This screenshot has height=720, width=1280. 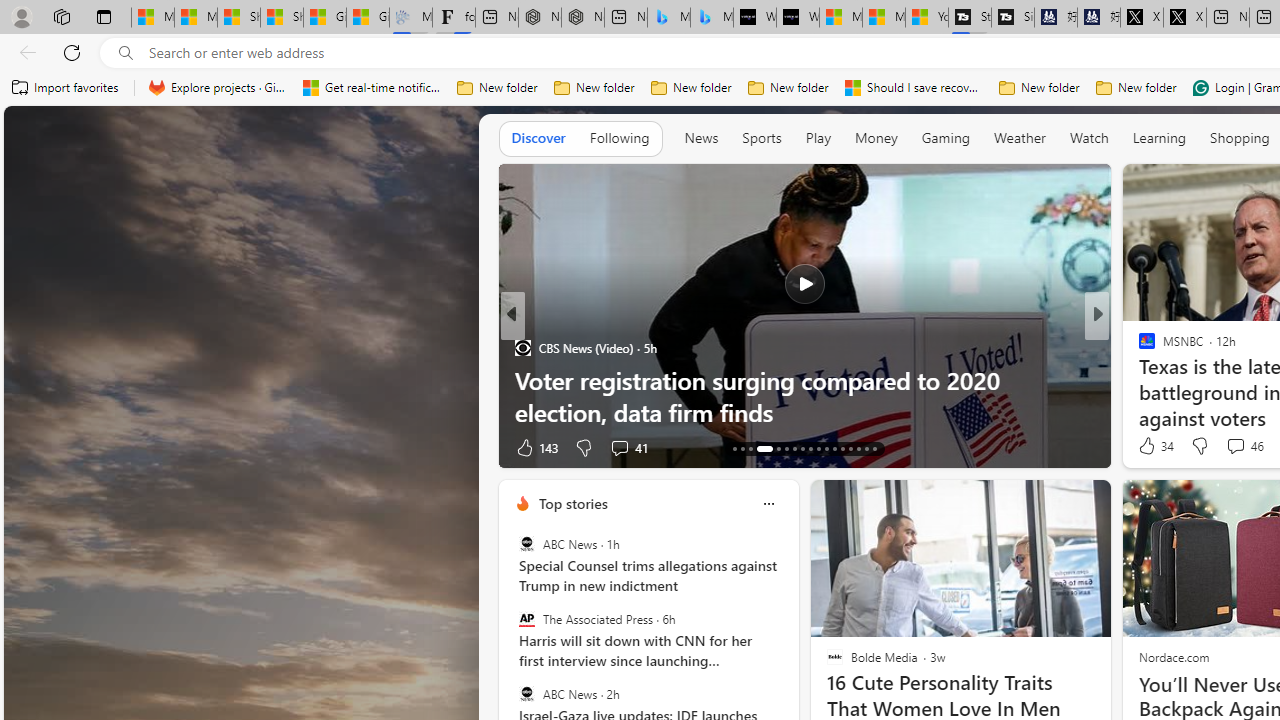 What do you see at coordinates (874, 447) in the screenshot?
I see `'AutomationID: tab-42'` at bounding box center [874, 447].